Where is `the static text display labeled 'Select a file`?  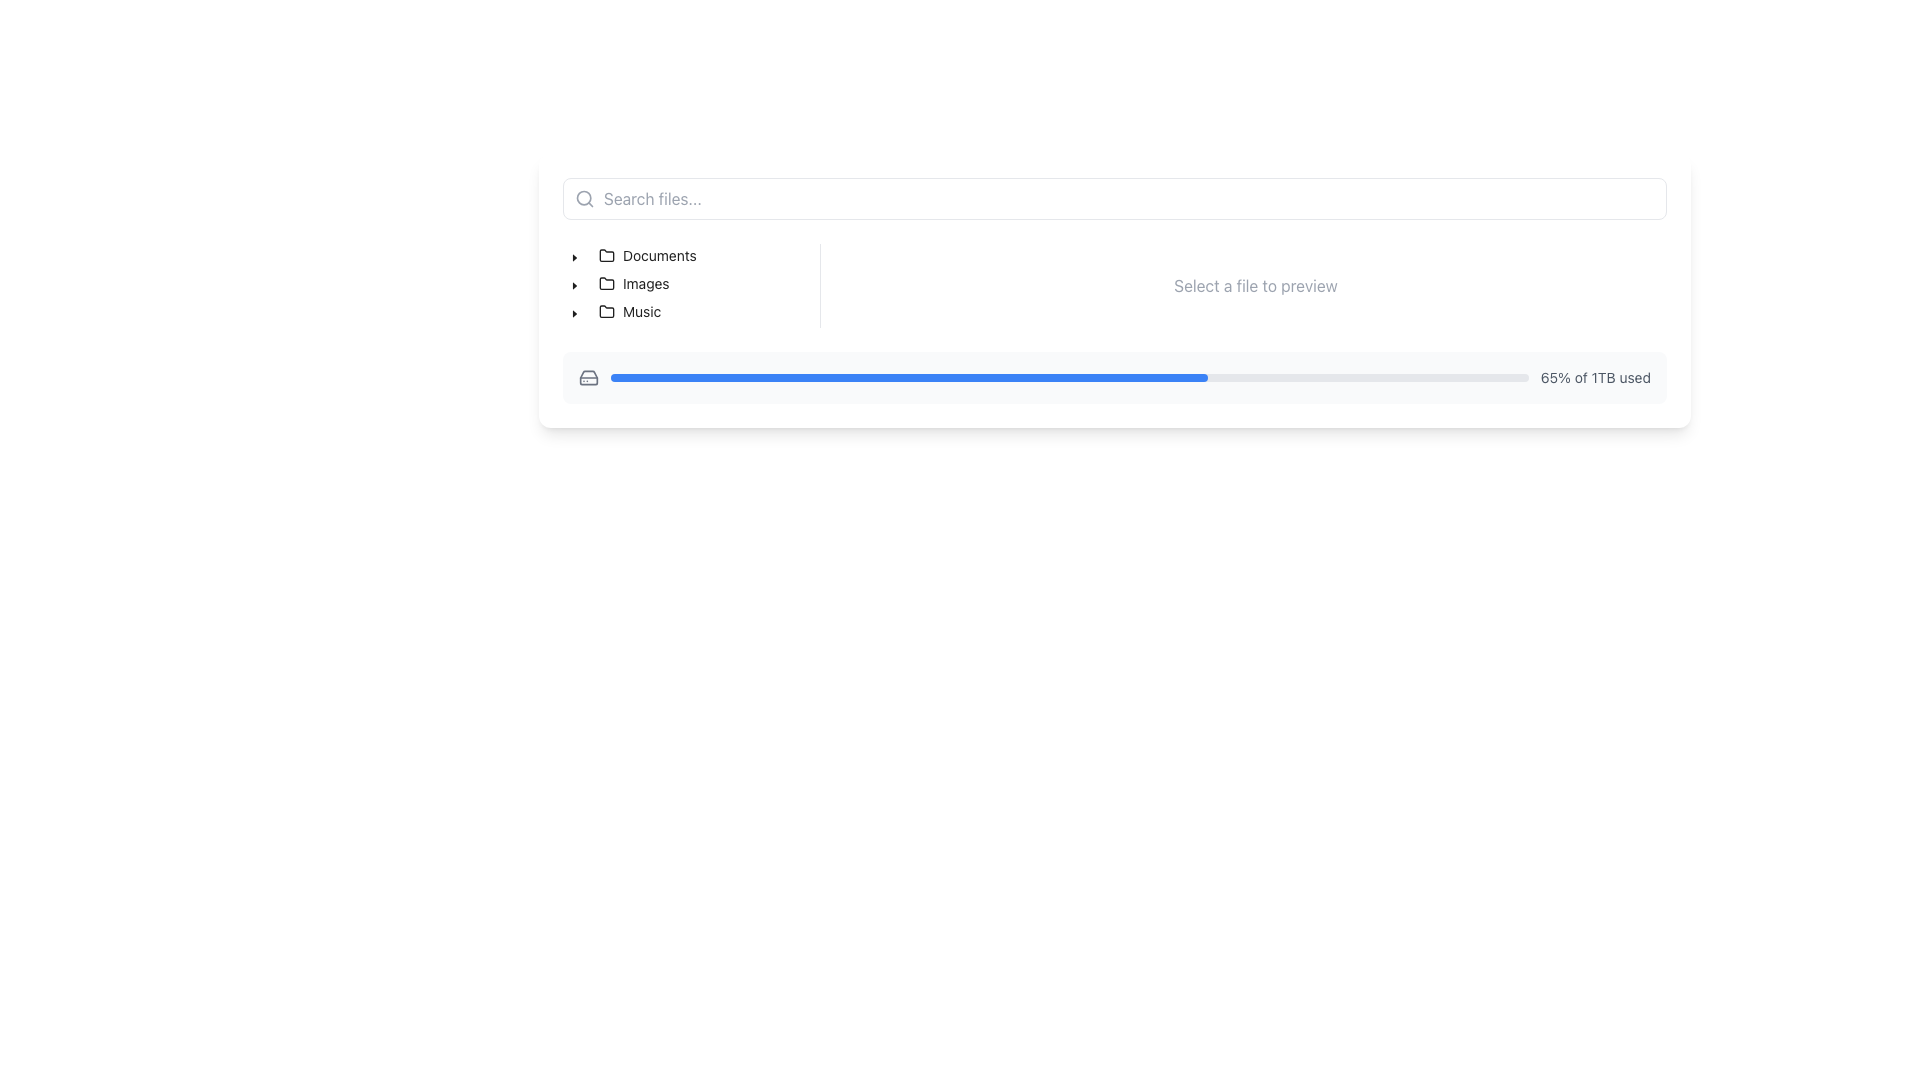
the static text display labeled 'Select a file is located at coordinates (1255, 285).